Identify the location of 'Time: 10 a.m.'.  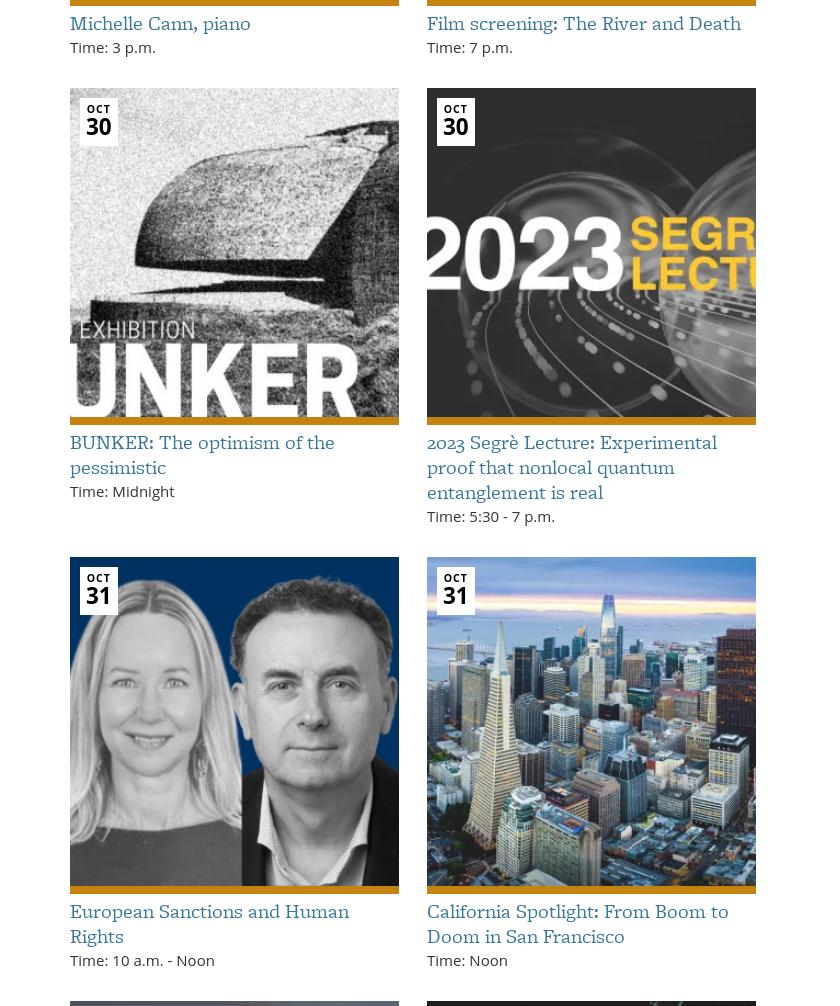
(118, 958).